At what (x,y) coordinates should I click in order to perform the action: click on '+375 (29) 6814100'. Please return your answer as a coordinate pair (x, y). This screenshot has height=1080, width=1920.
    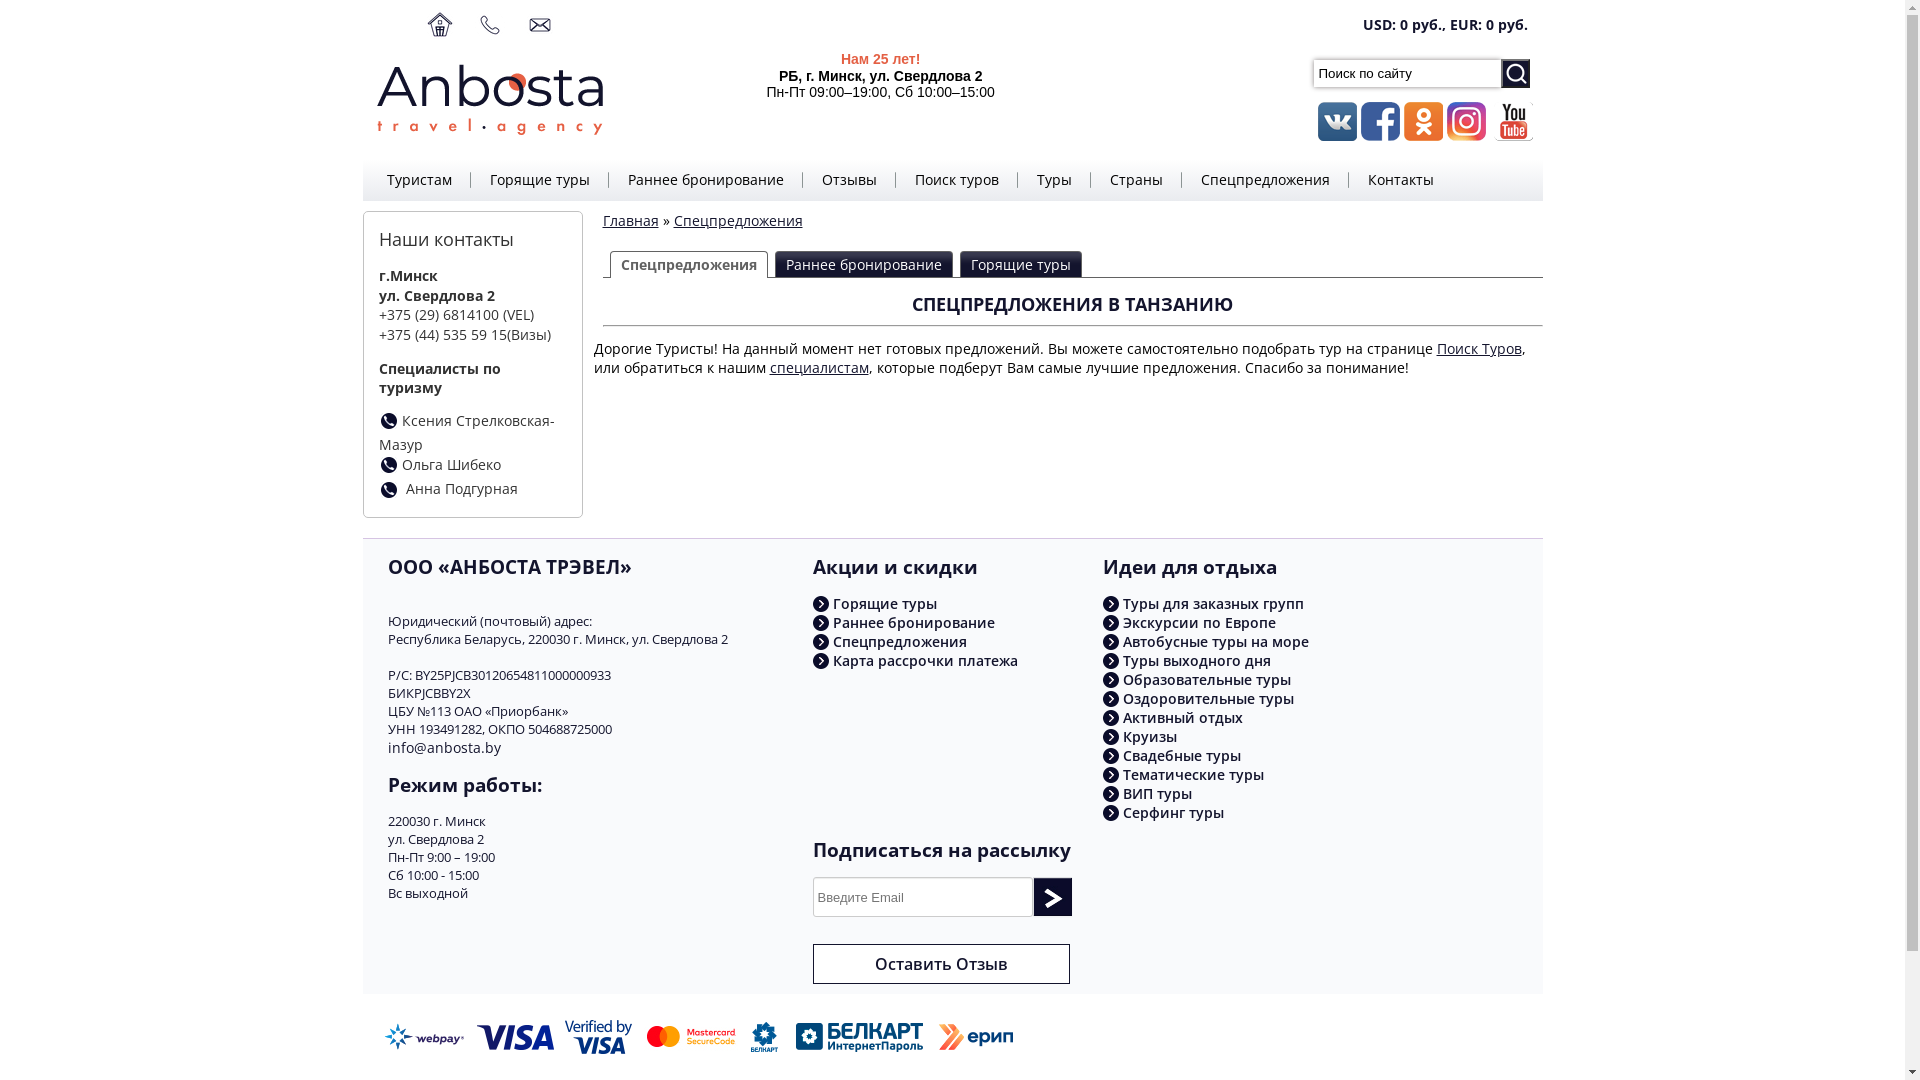
    Looking at the image, I should click on (378, 314).